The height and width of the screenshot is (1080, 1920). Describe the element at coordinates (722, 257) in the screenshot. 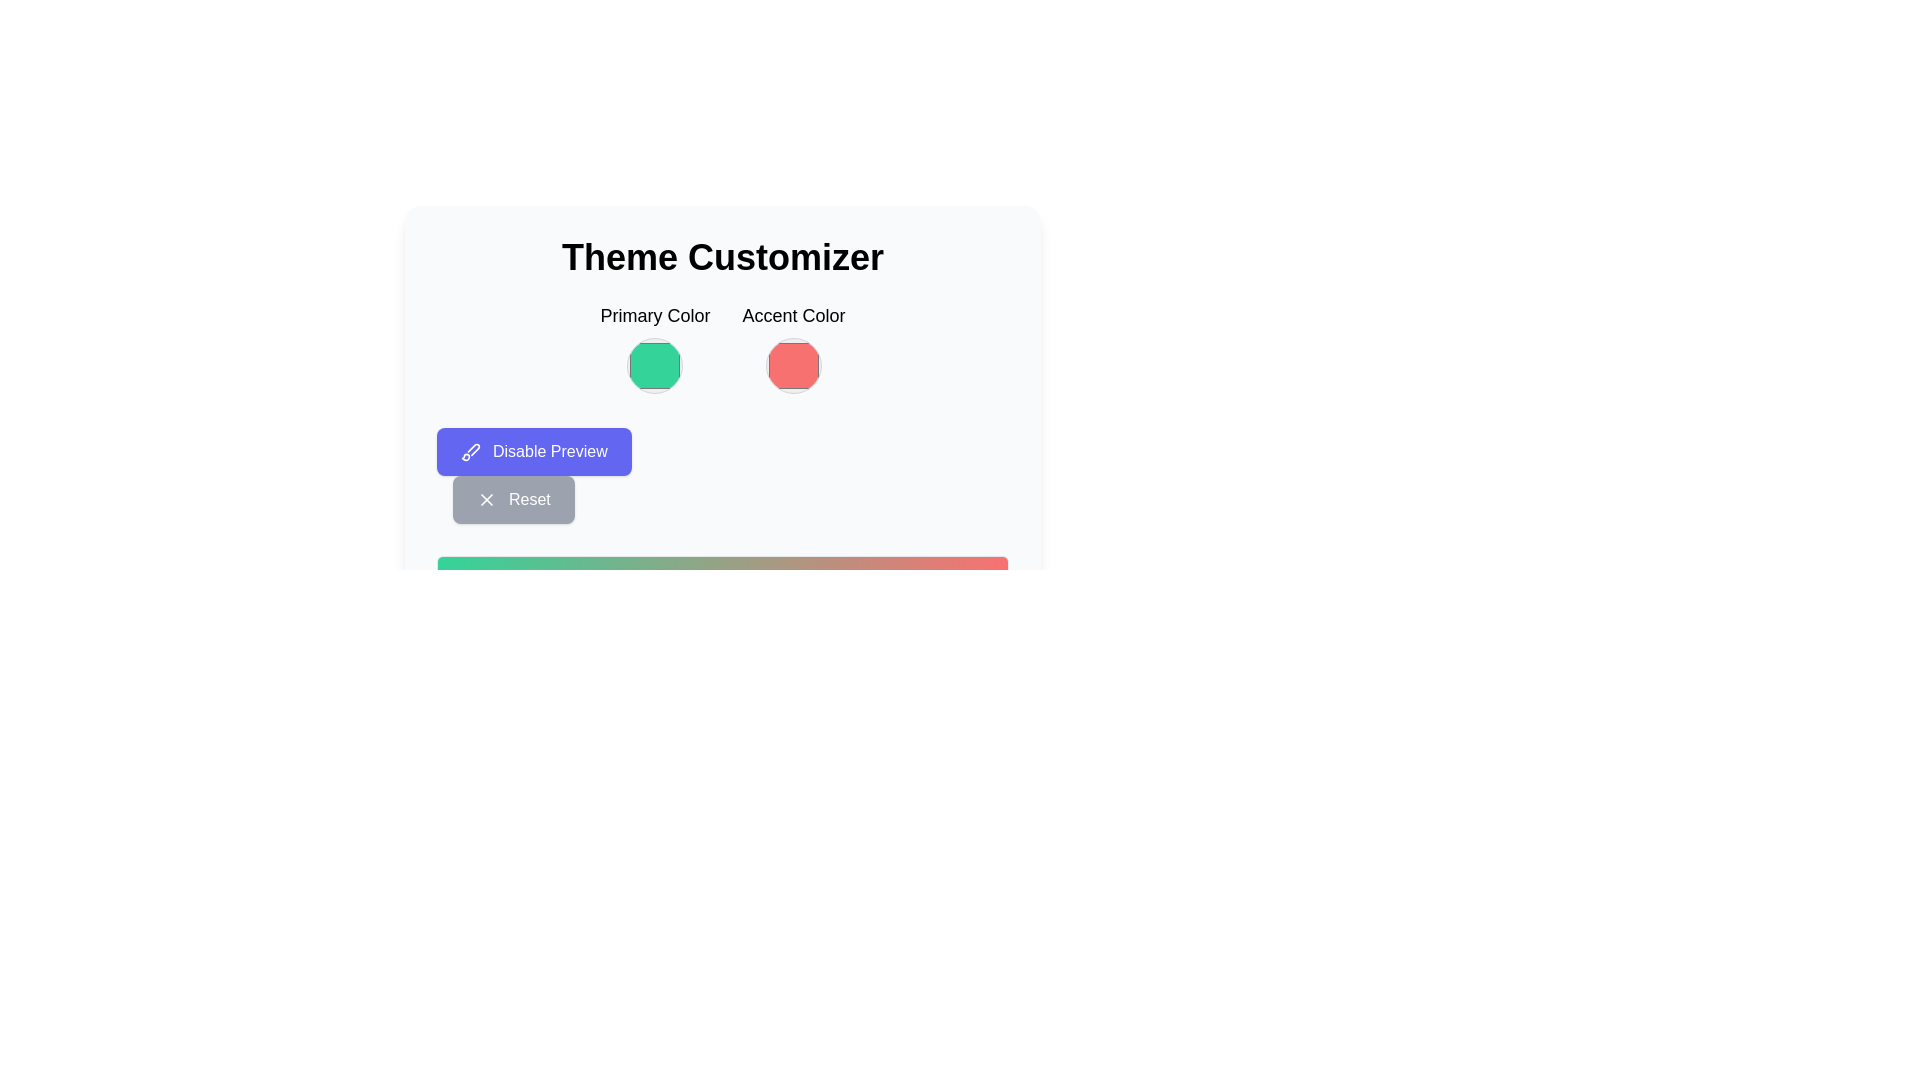

I see `the 'Theme Customizer' text label, which is a bold, large header prominently displayed at the top center of the interface` at that location.